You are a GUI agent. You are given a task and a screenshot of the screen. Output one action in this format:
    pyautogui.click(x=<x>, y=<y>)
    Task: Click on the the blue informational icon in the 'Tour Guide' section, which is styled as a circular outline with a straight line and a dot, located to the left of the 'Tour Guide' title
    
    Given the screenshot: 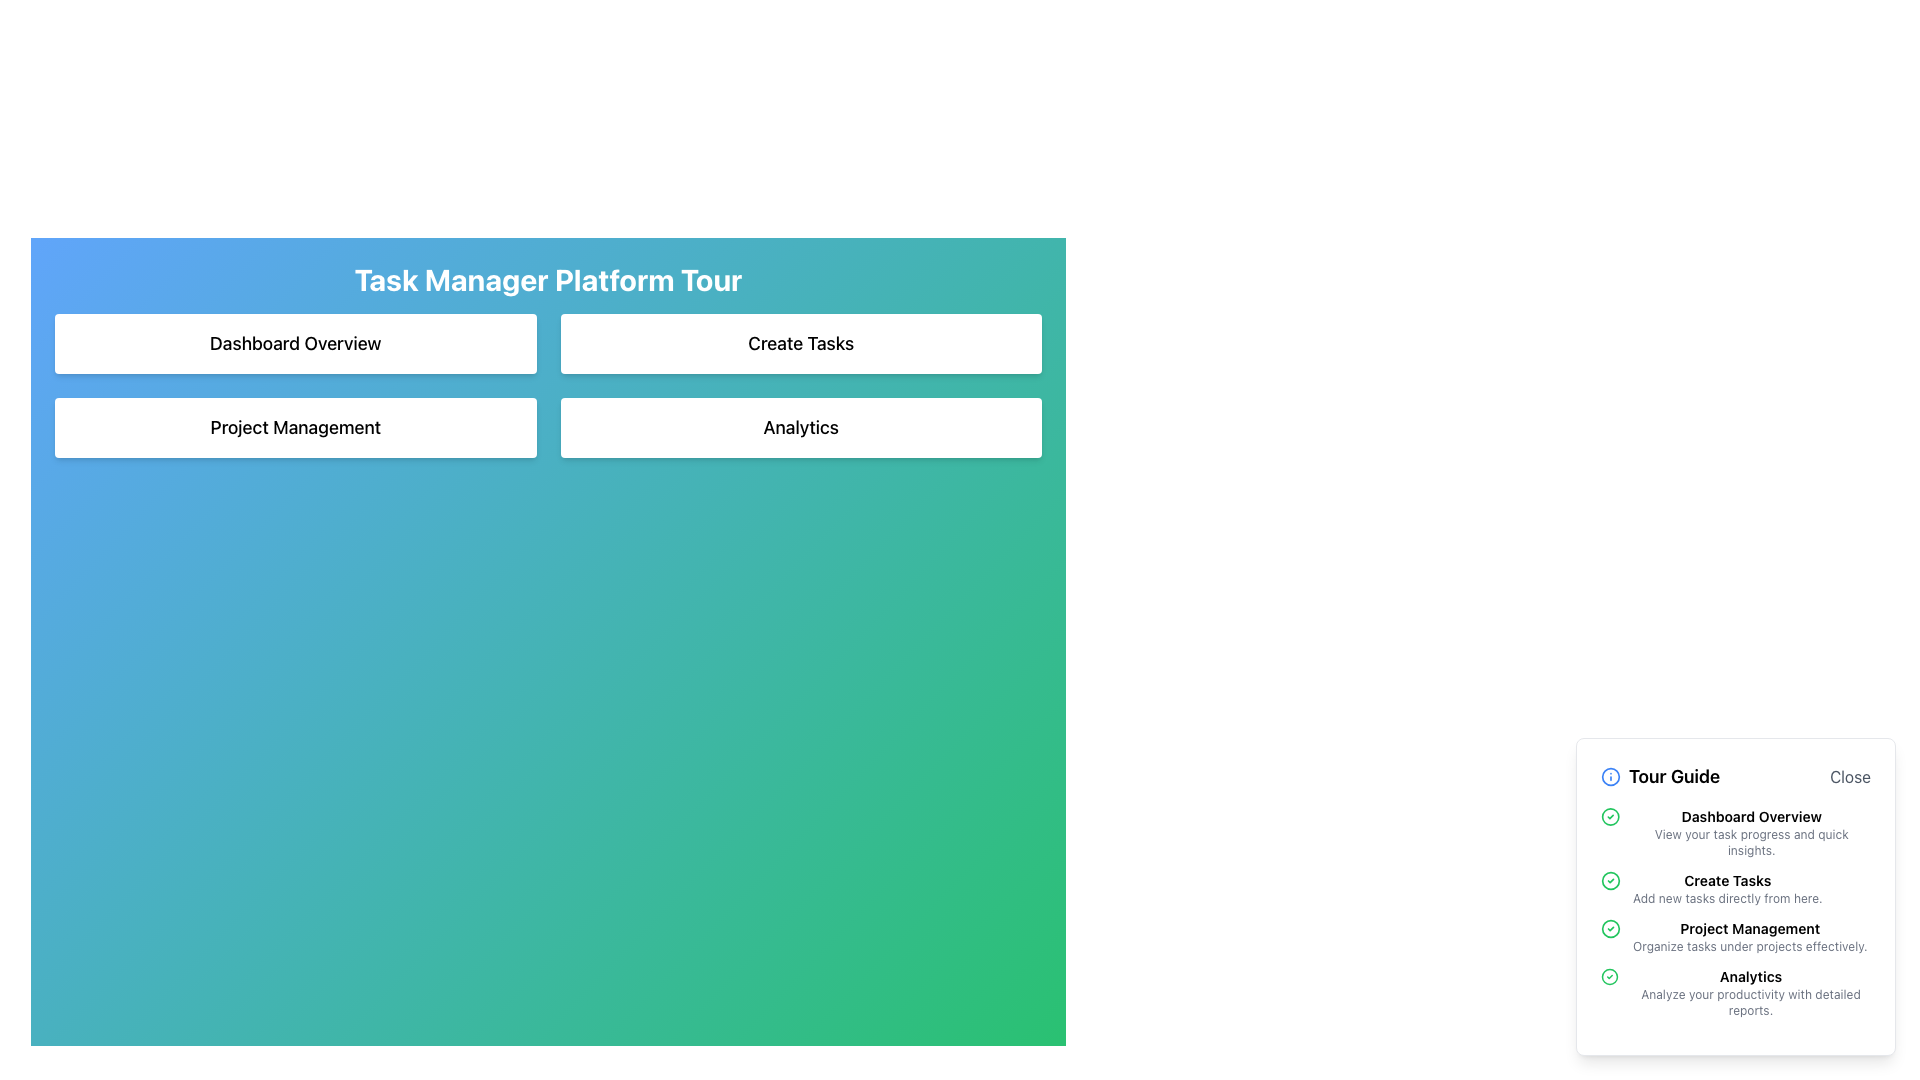 What is the action you would take?
    pyautogui.click(x=1611, y=775)
    